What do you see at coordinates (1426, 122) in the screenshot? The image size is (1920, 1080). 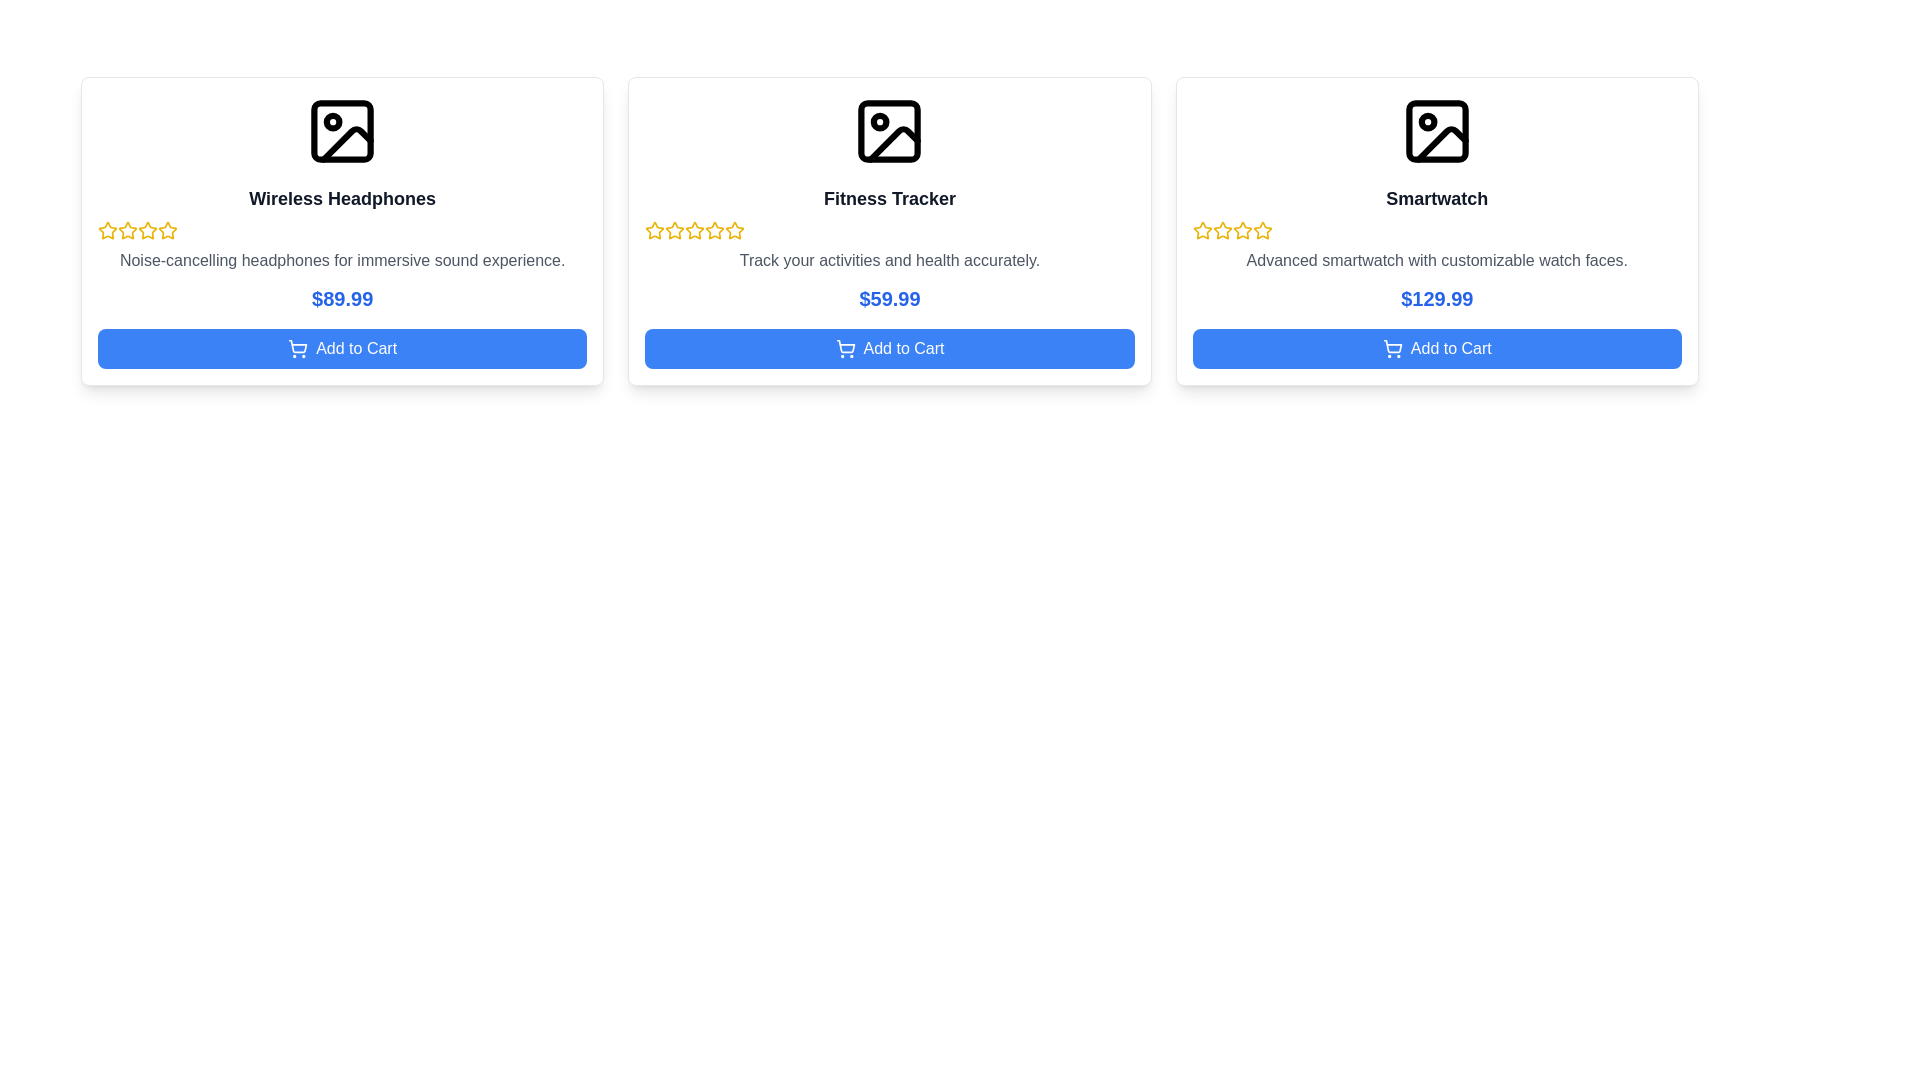 I see `the Icon Decoration located in the top-left corner of the Smartwatch card, which is the third card from the left in the set of horizontally-aligned cards` at bounding box center [1426, 122].